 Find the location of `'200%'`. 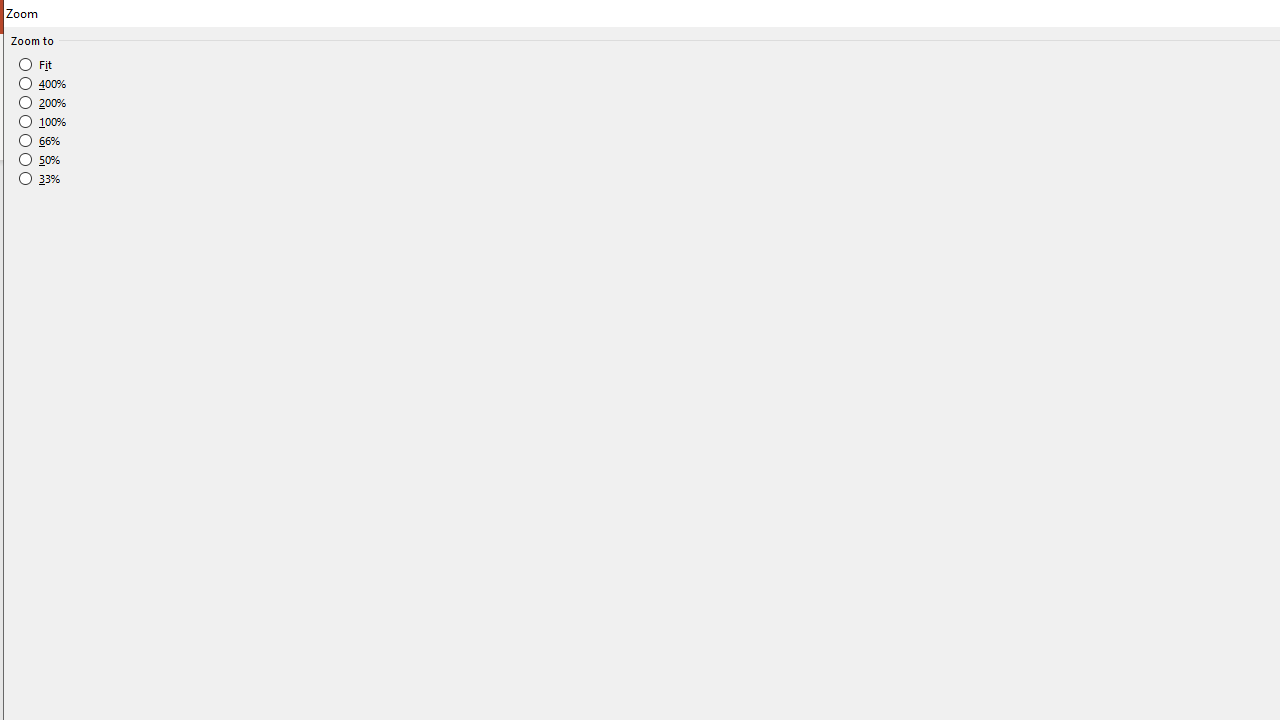

'200%' is located at coordinates (43, 102).